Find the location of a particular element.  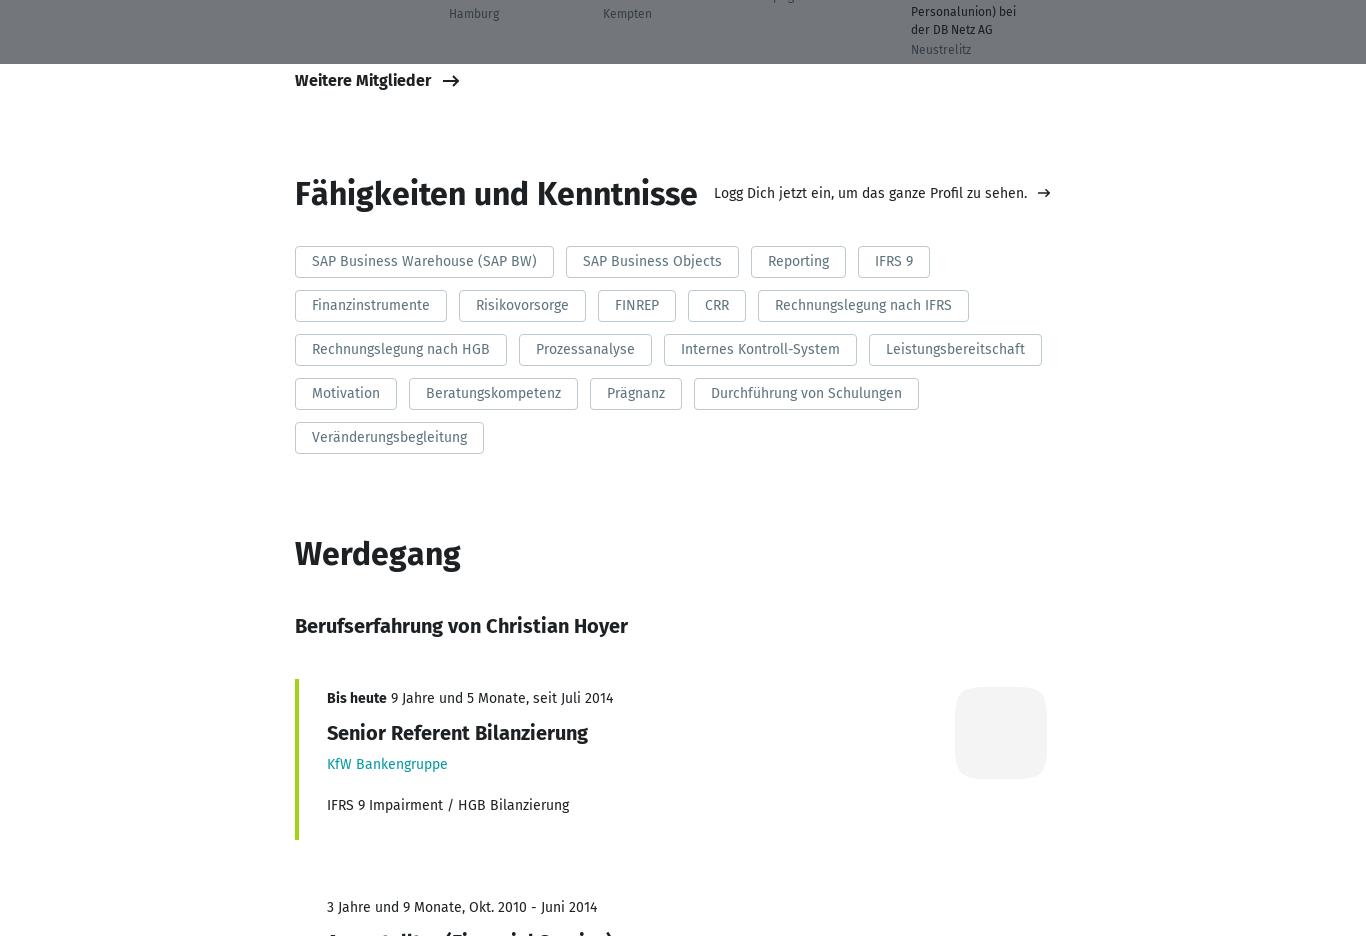

'Werdegang' is located at coordinates (293, 551).